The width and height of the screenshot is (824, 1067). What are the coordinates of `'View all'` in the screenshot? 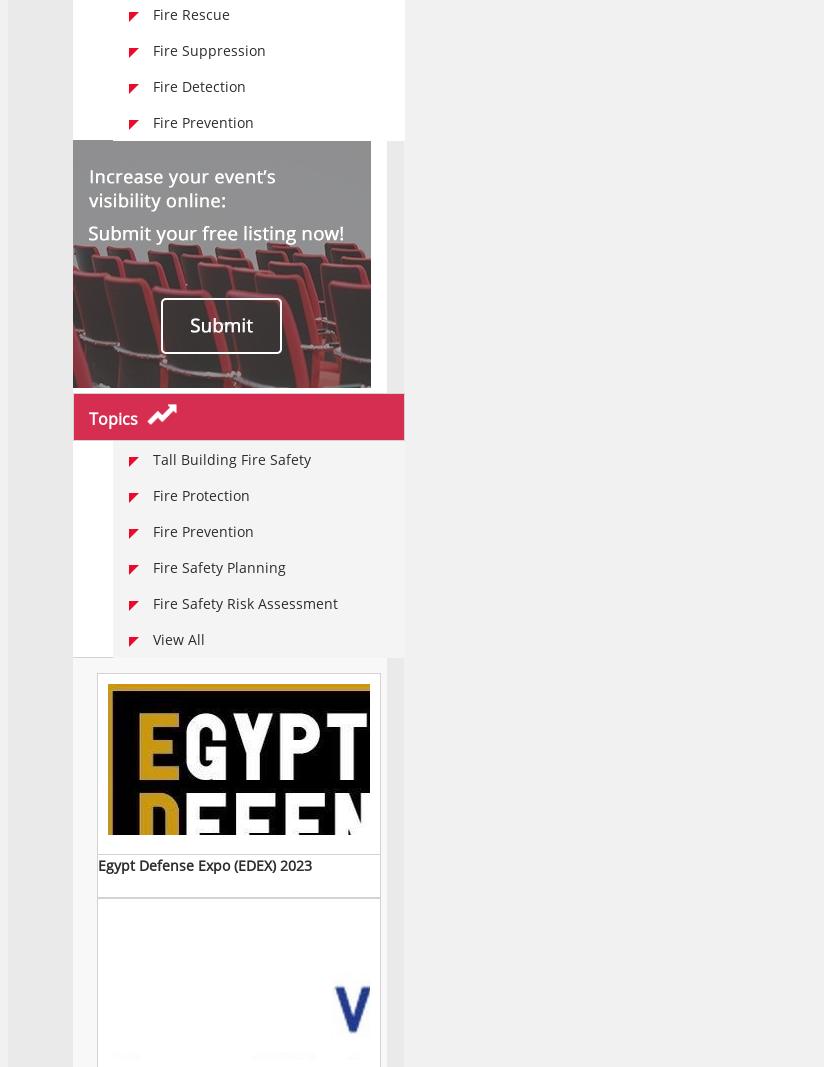 It's located at (178, 639).